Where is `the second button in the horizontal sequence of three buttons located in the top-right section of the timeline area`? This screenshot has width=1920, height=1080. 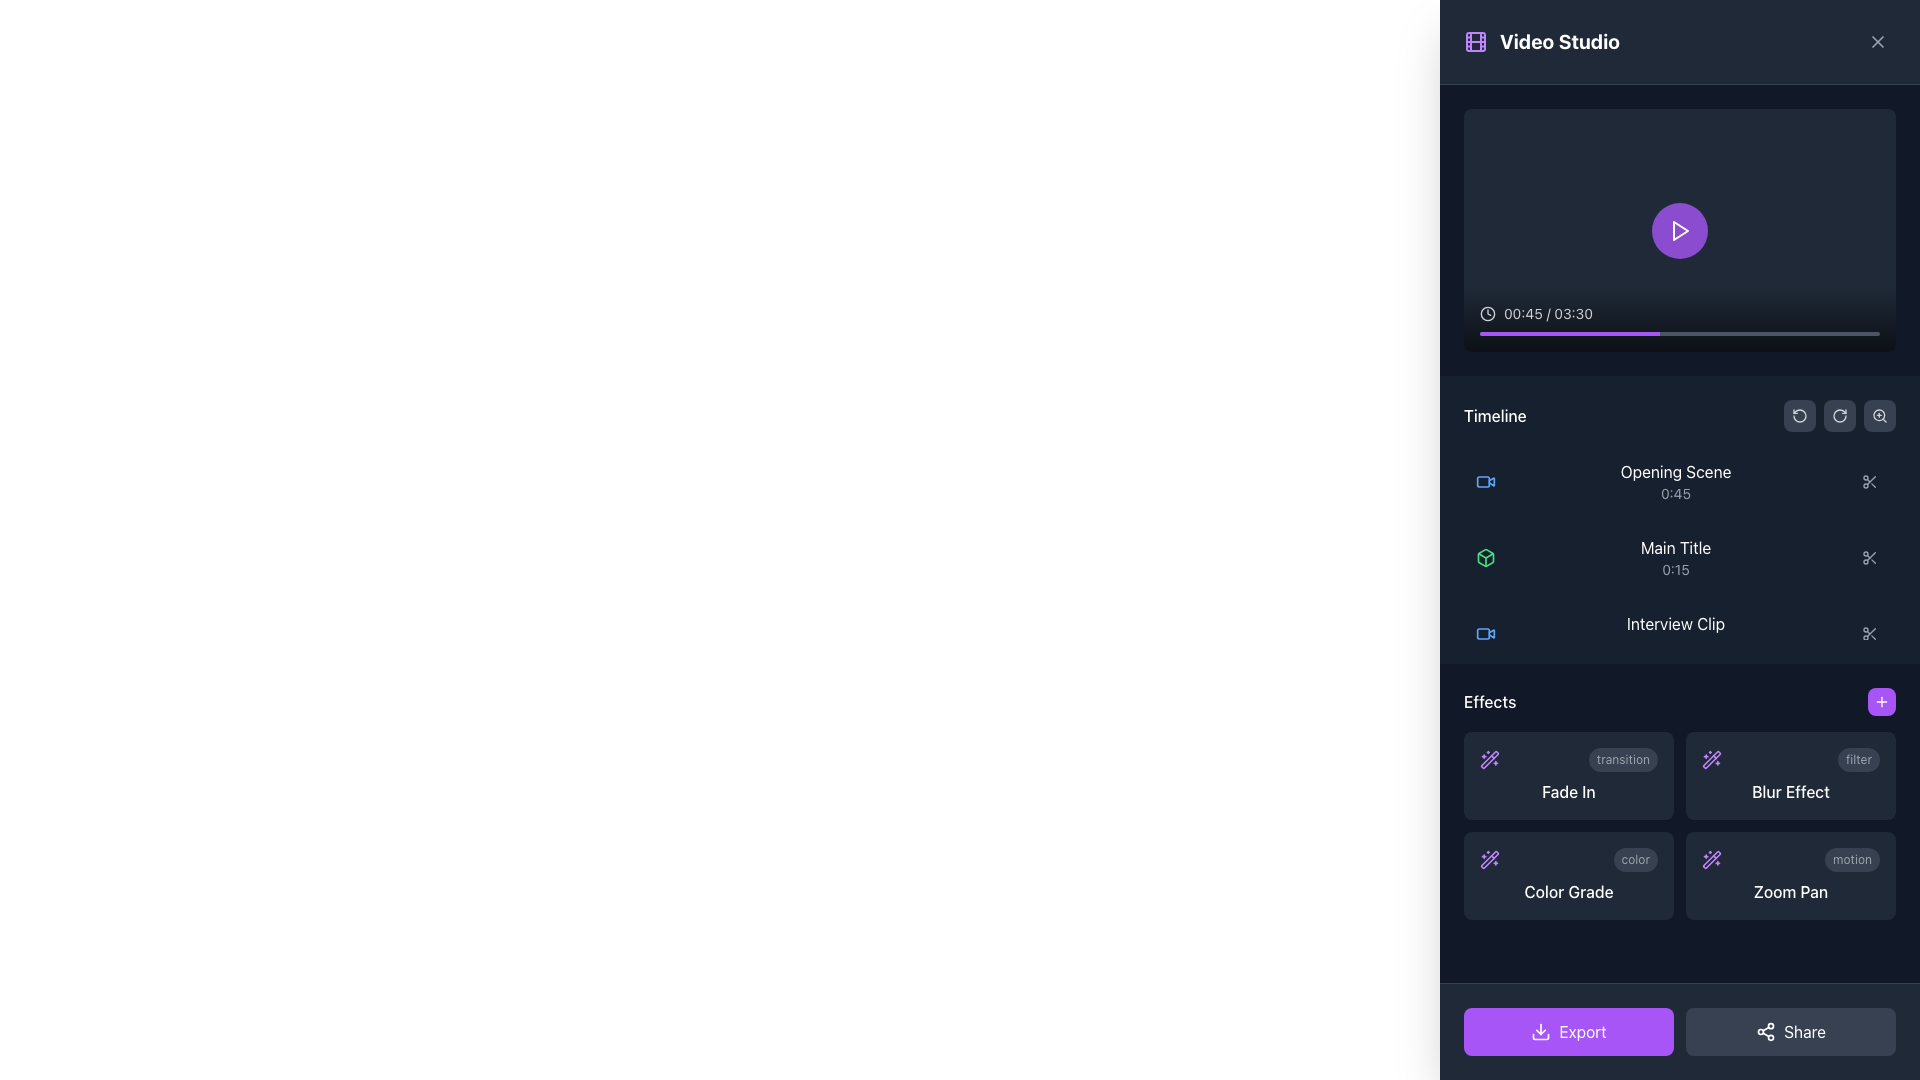 the second button in the horizontal sequence of three buttons located in the top-right section of the timeline area is located at coordinates (1839, 415).